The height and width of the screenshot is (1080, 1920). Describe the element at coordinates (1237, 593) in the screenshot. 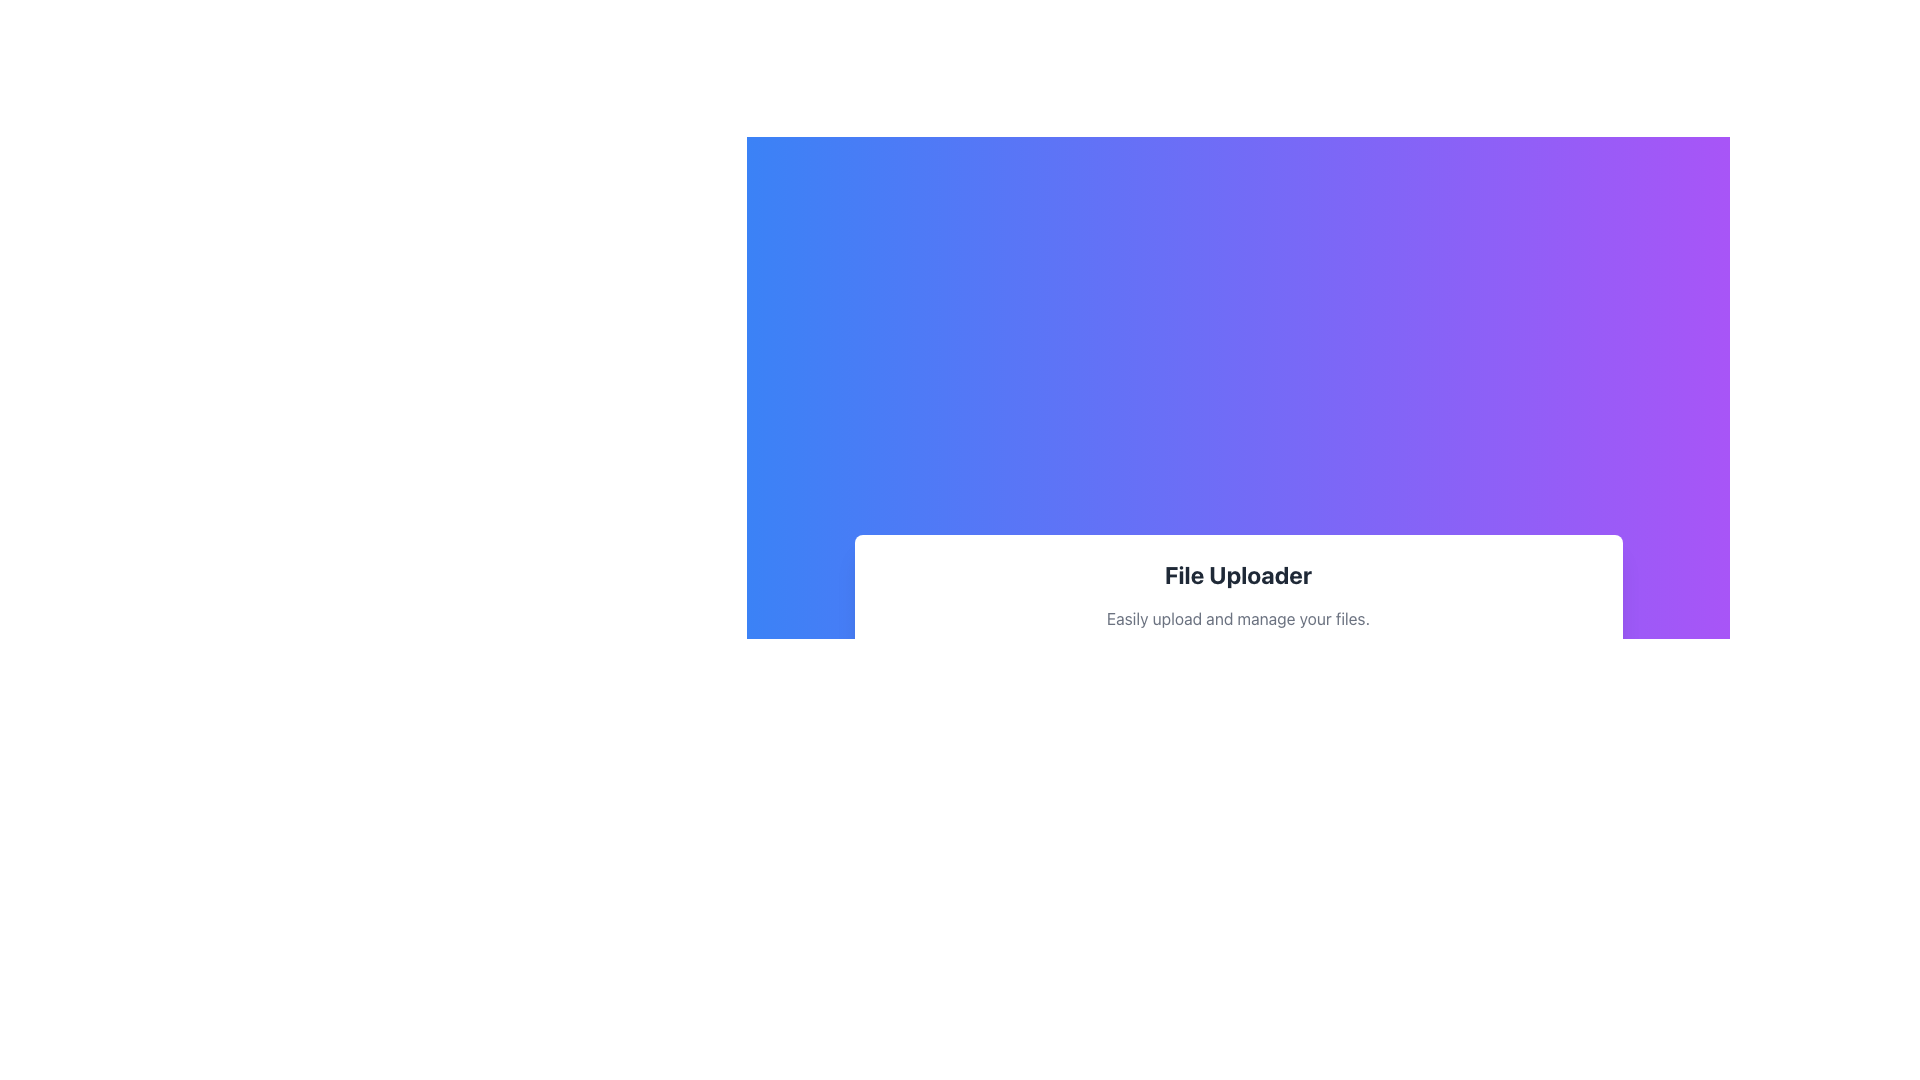

I see `information displayed on the Textual Content Block titled 'File Uploader', which includes the description 'Easily upload and manage your files.'` at that location.